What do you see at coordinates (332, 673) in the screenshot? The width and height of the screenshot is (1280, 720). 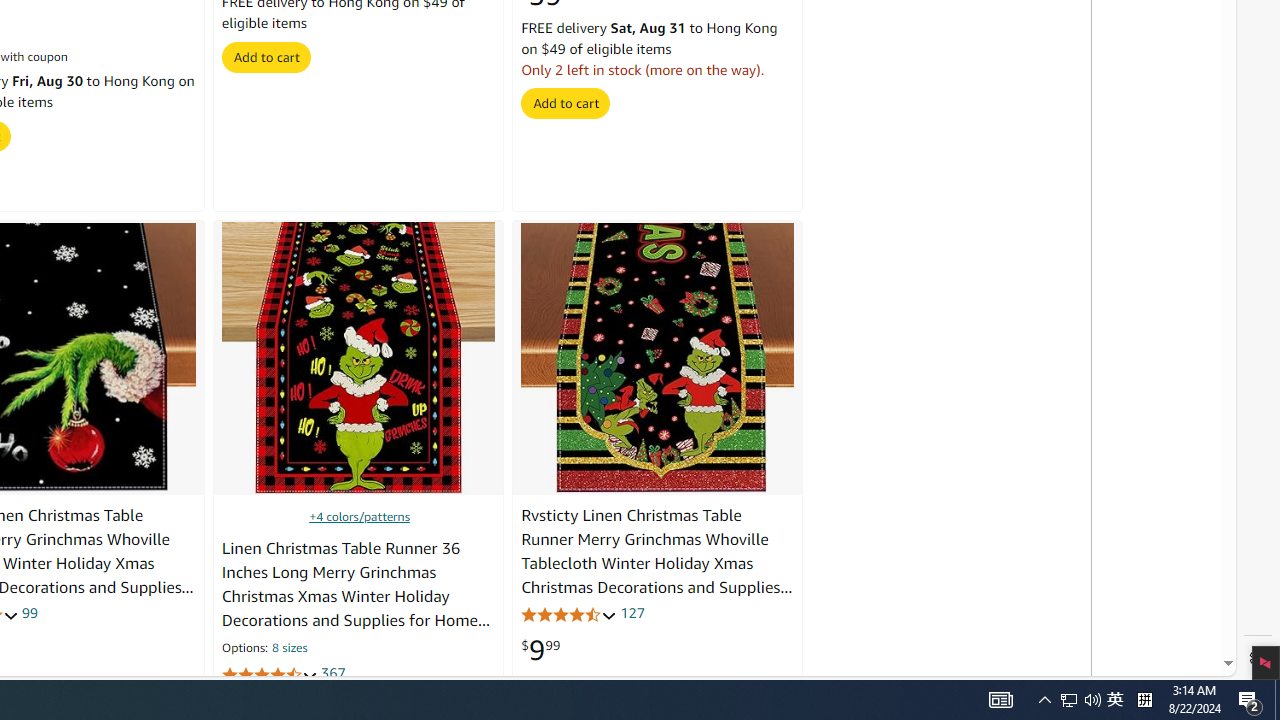 I see `'367'` at bounding box center [332, 673].